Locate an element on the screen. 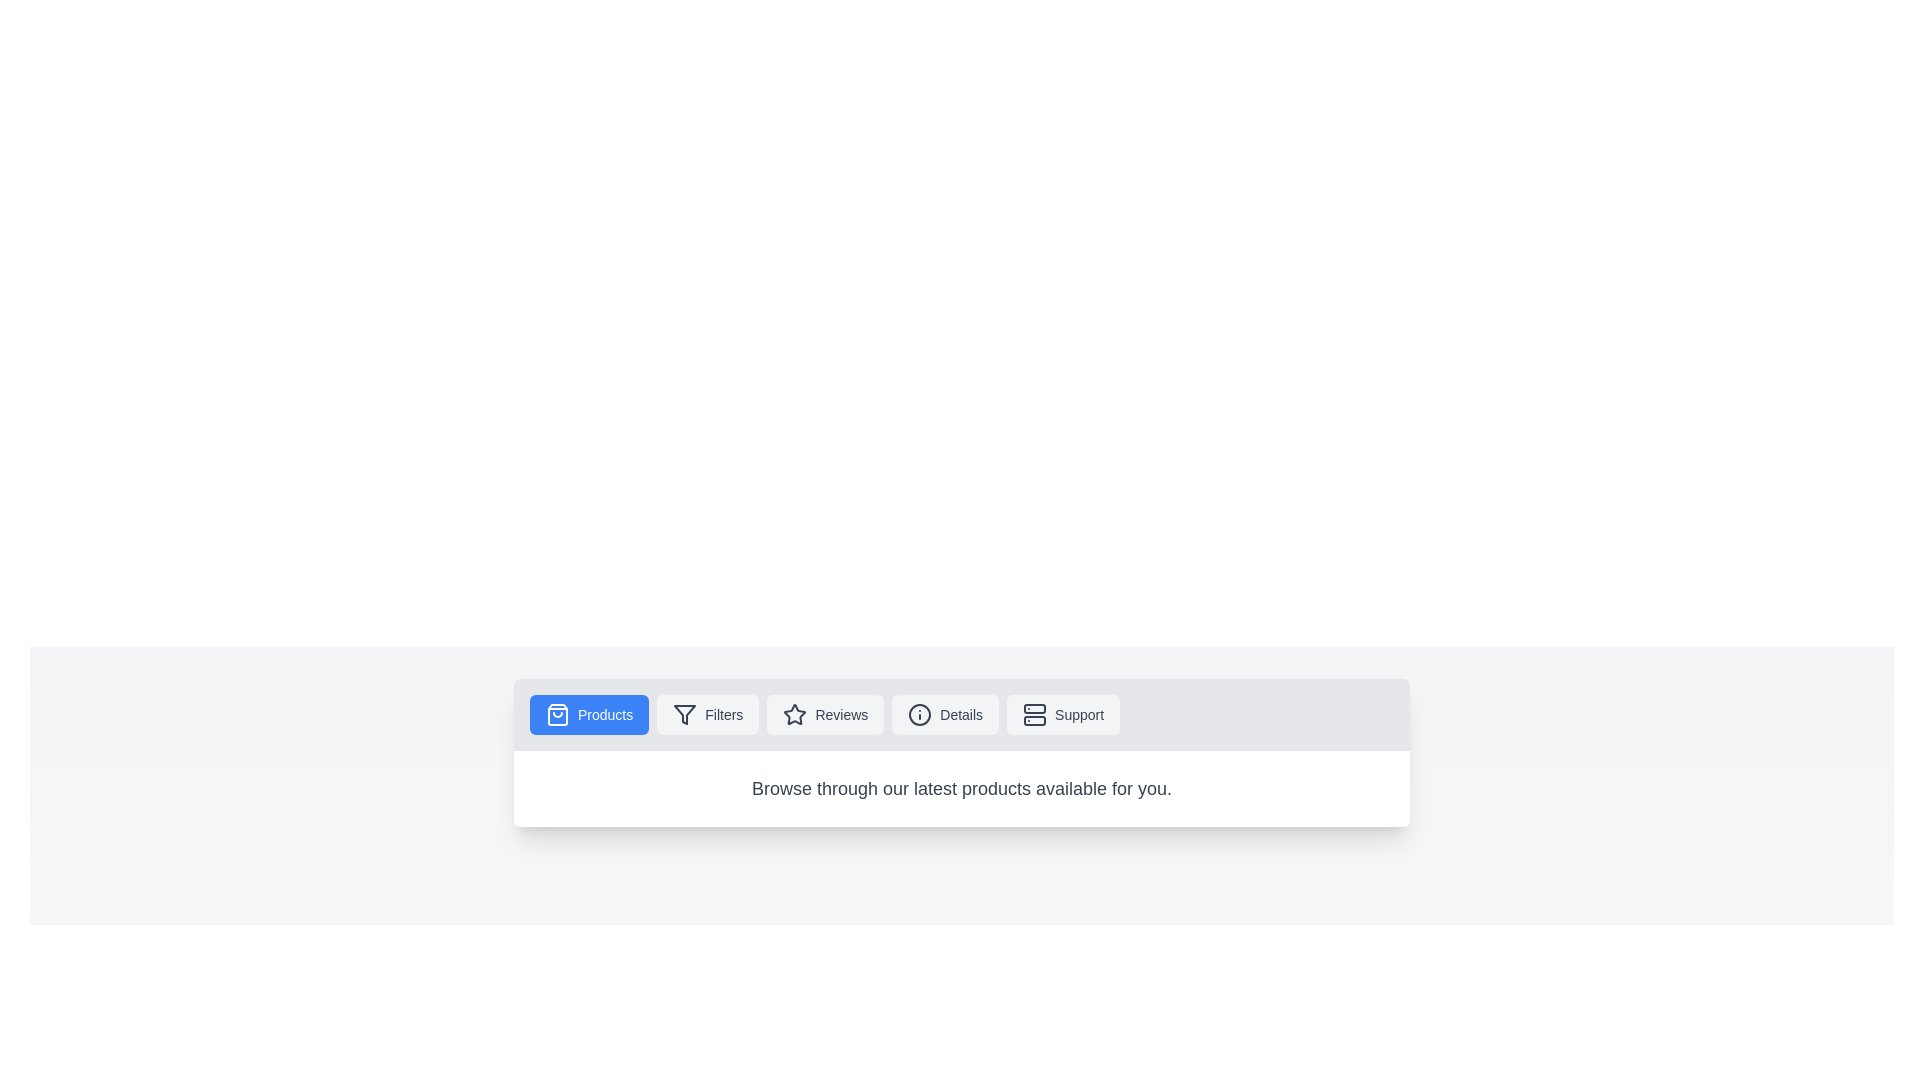  the Support tab to observe its hover effect is located at coordinates (1062, 713).